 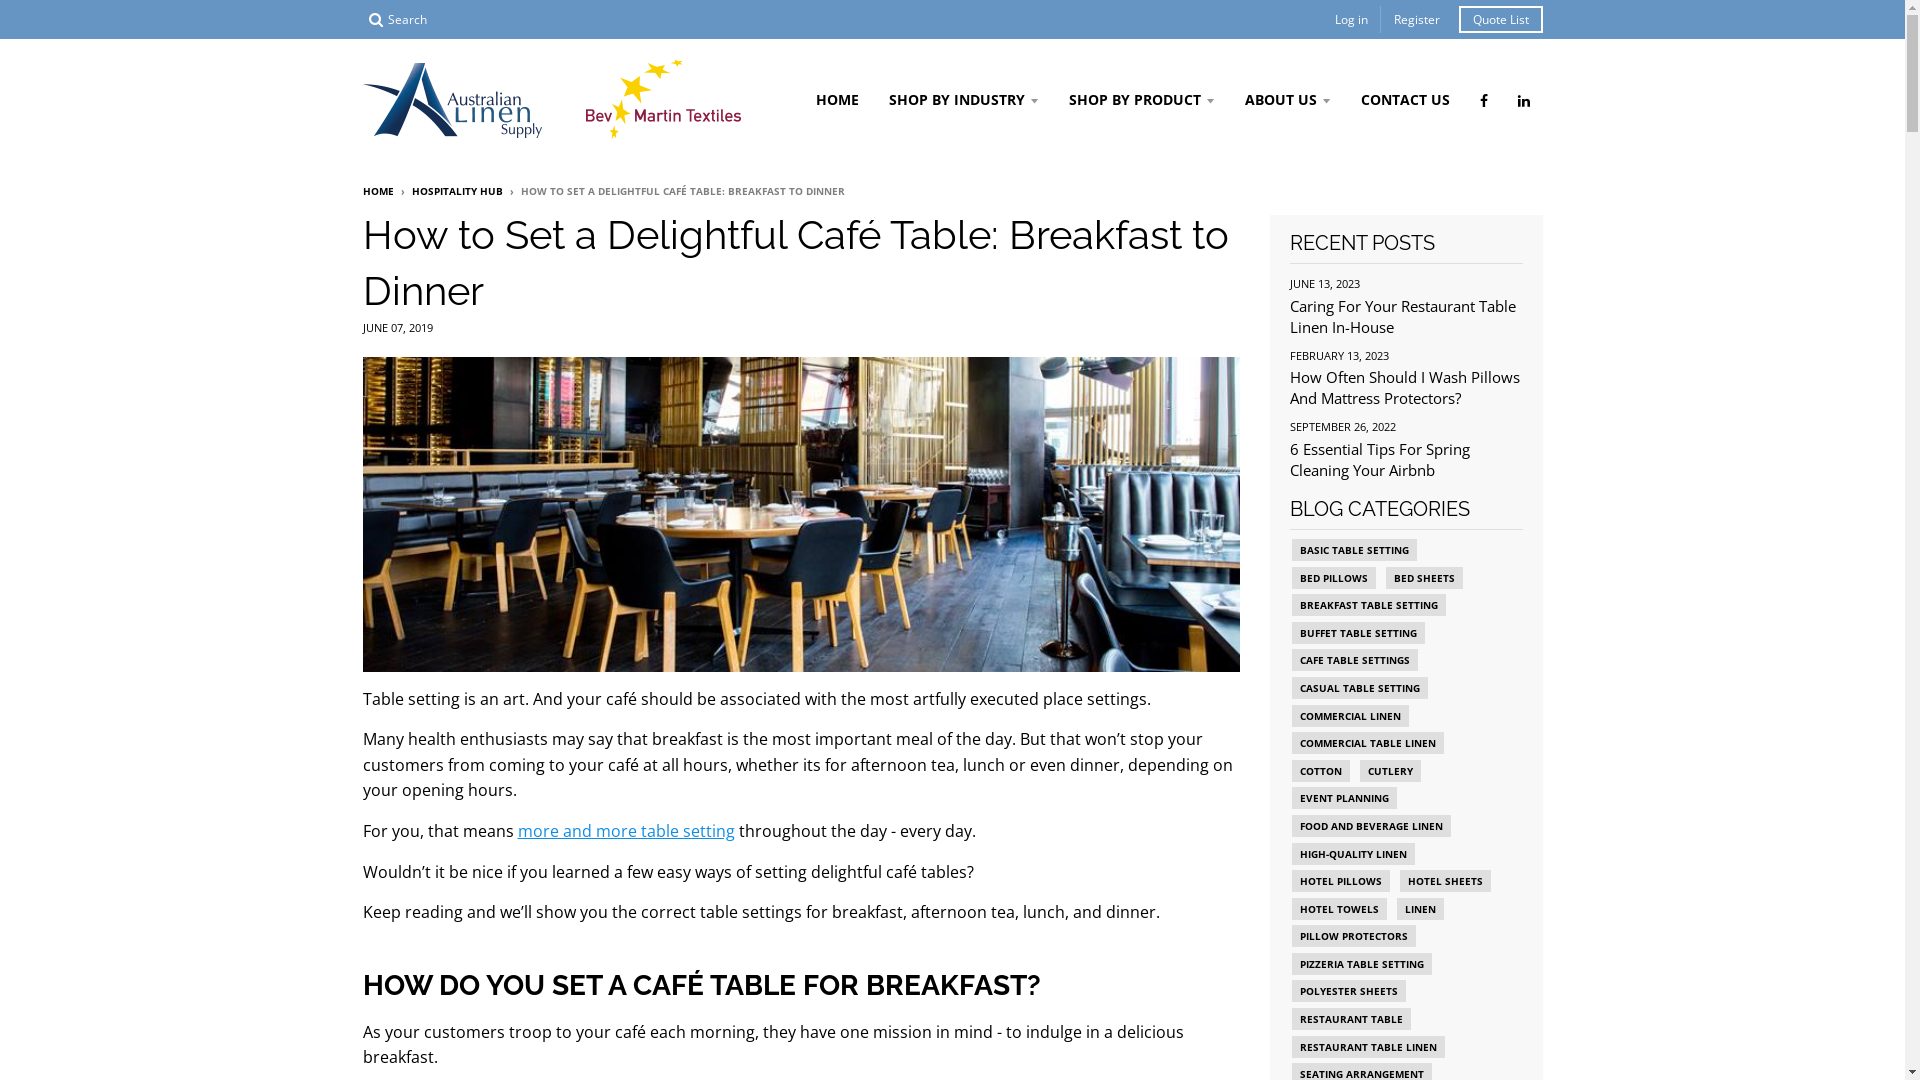 I want to click on 'Register', so click(x=1415, y=19).